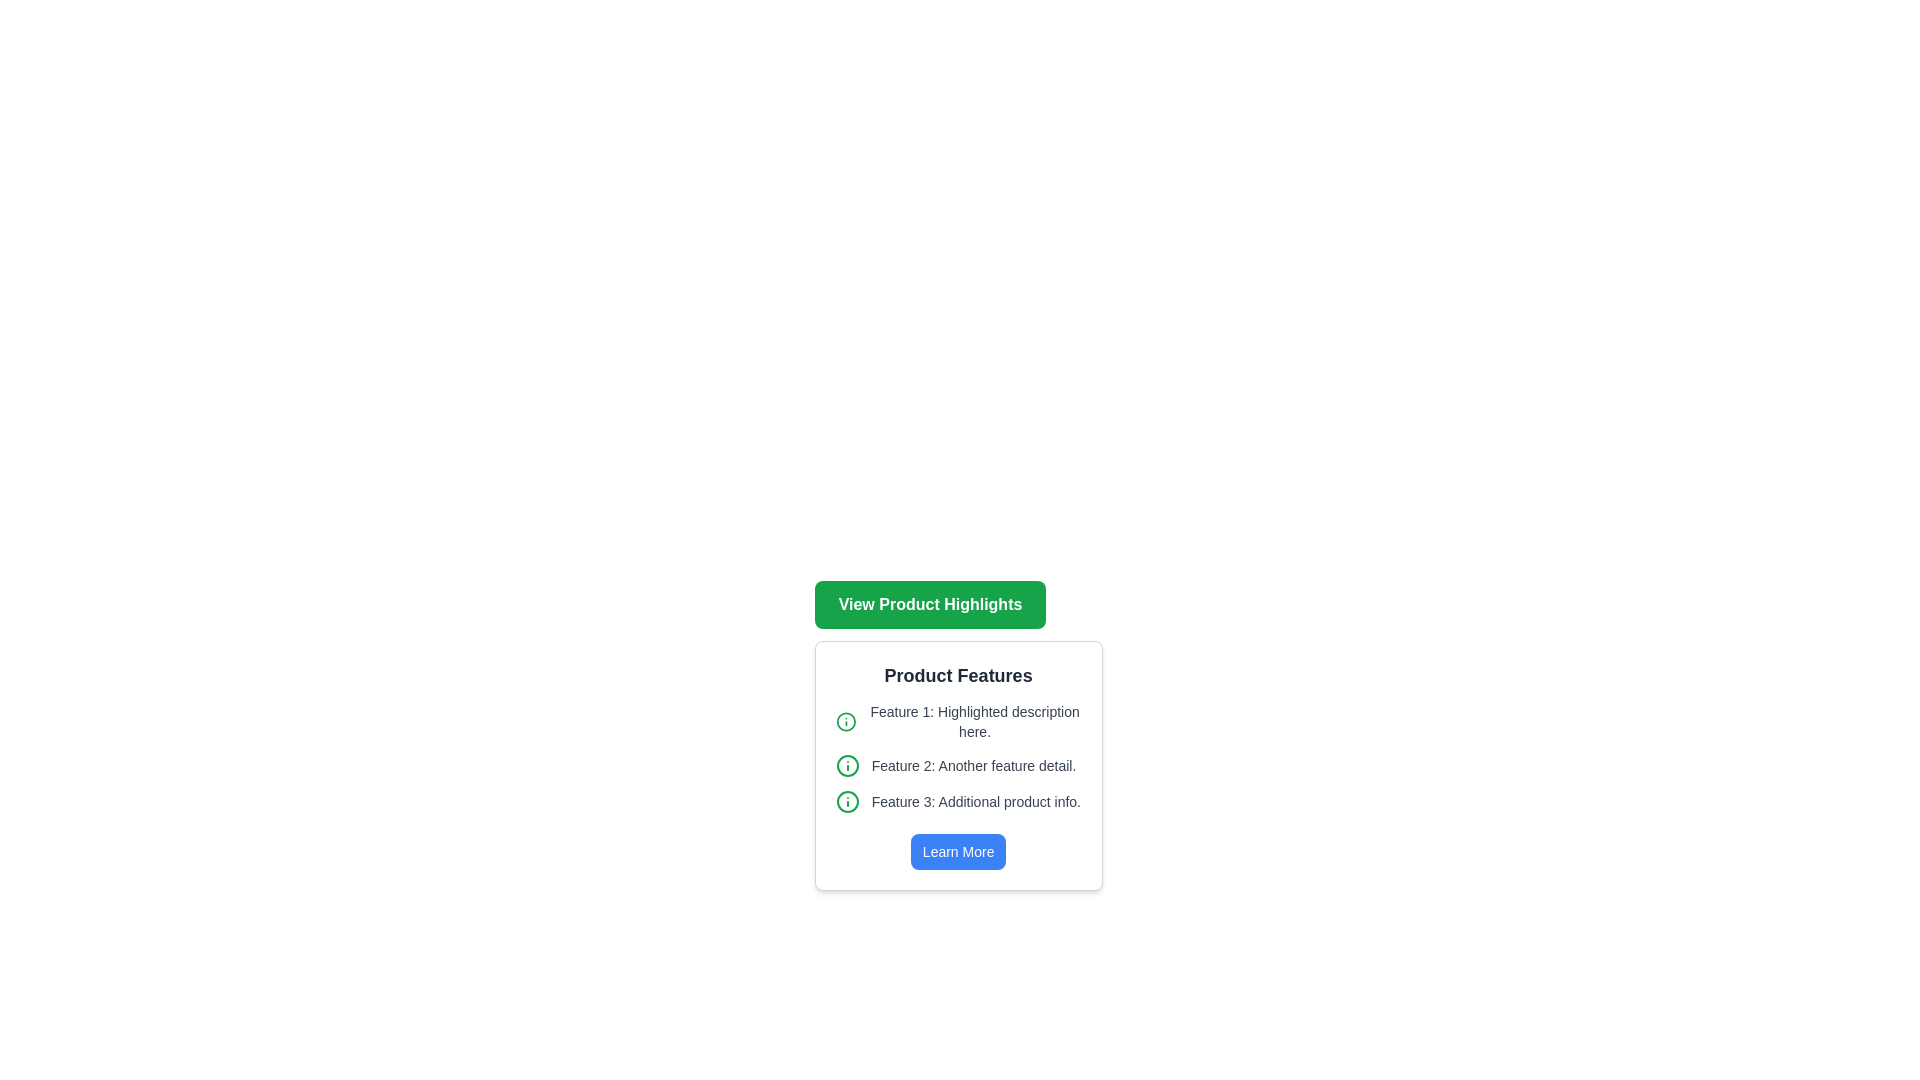 The image size is (1920, 1080). I want to click on the static text element that reads 'Feature 3: Additional product info.' styled with a small font size and gray color, which is the third item in a vertical list of features on a white card layout, so click(976, 801).